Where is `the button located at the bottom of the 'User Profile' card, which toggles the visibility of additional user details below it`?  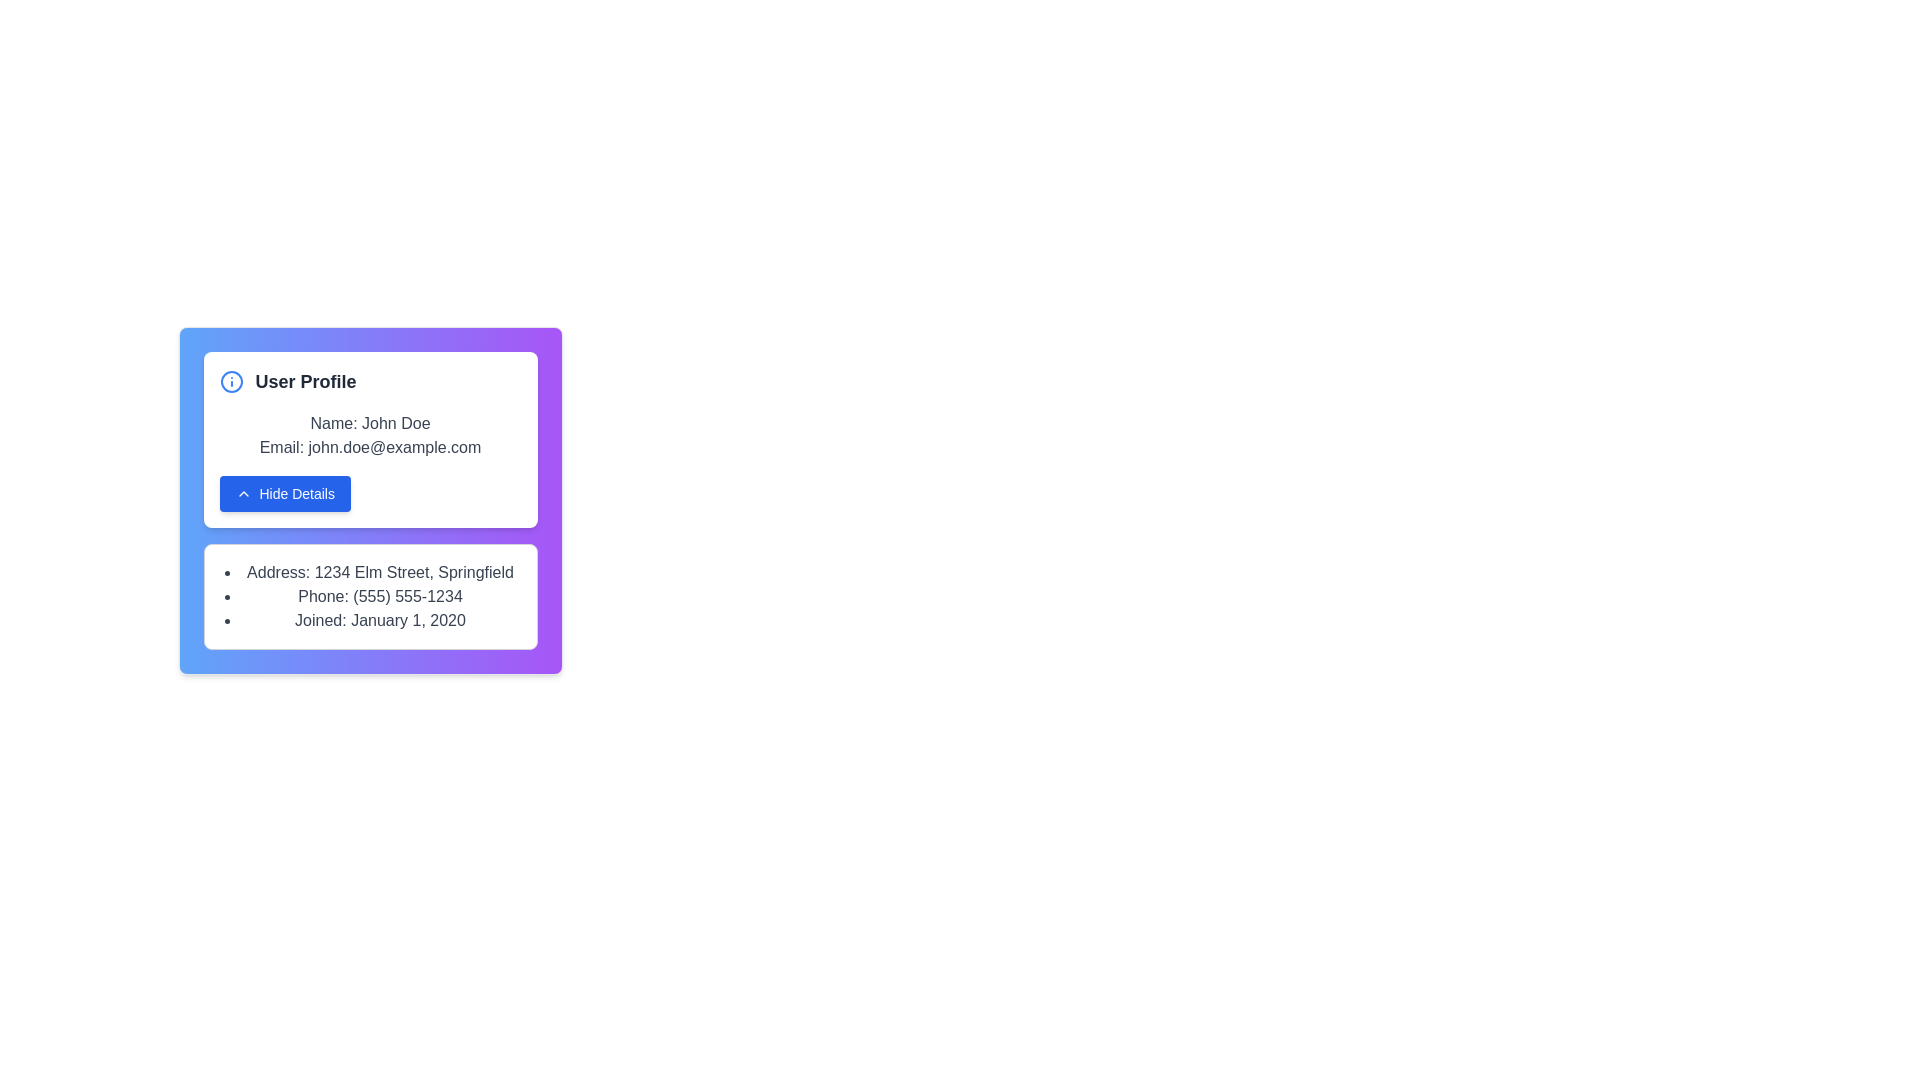 the button located at the bottom of the 'User Profile' card, which toggles the visibility of additional user details below it is located at coordinates (283, 493).